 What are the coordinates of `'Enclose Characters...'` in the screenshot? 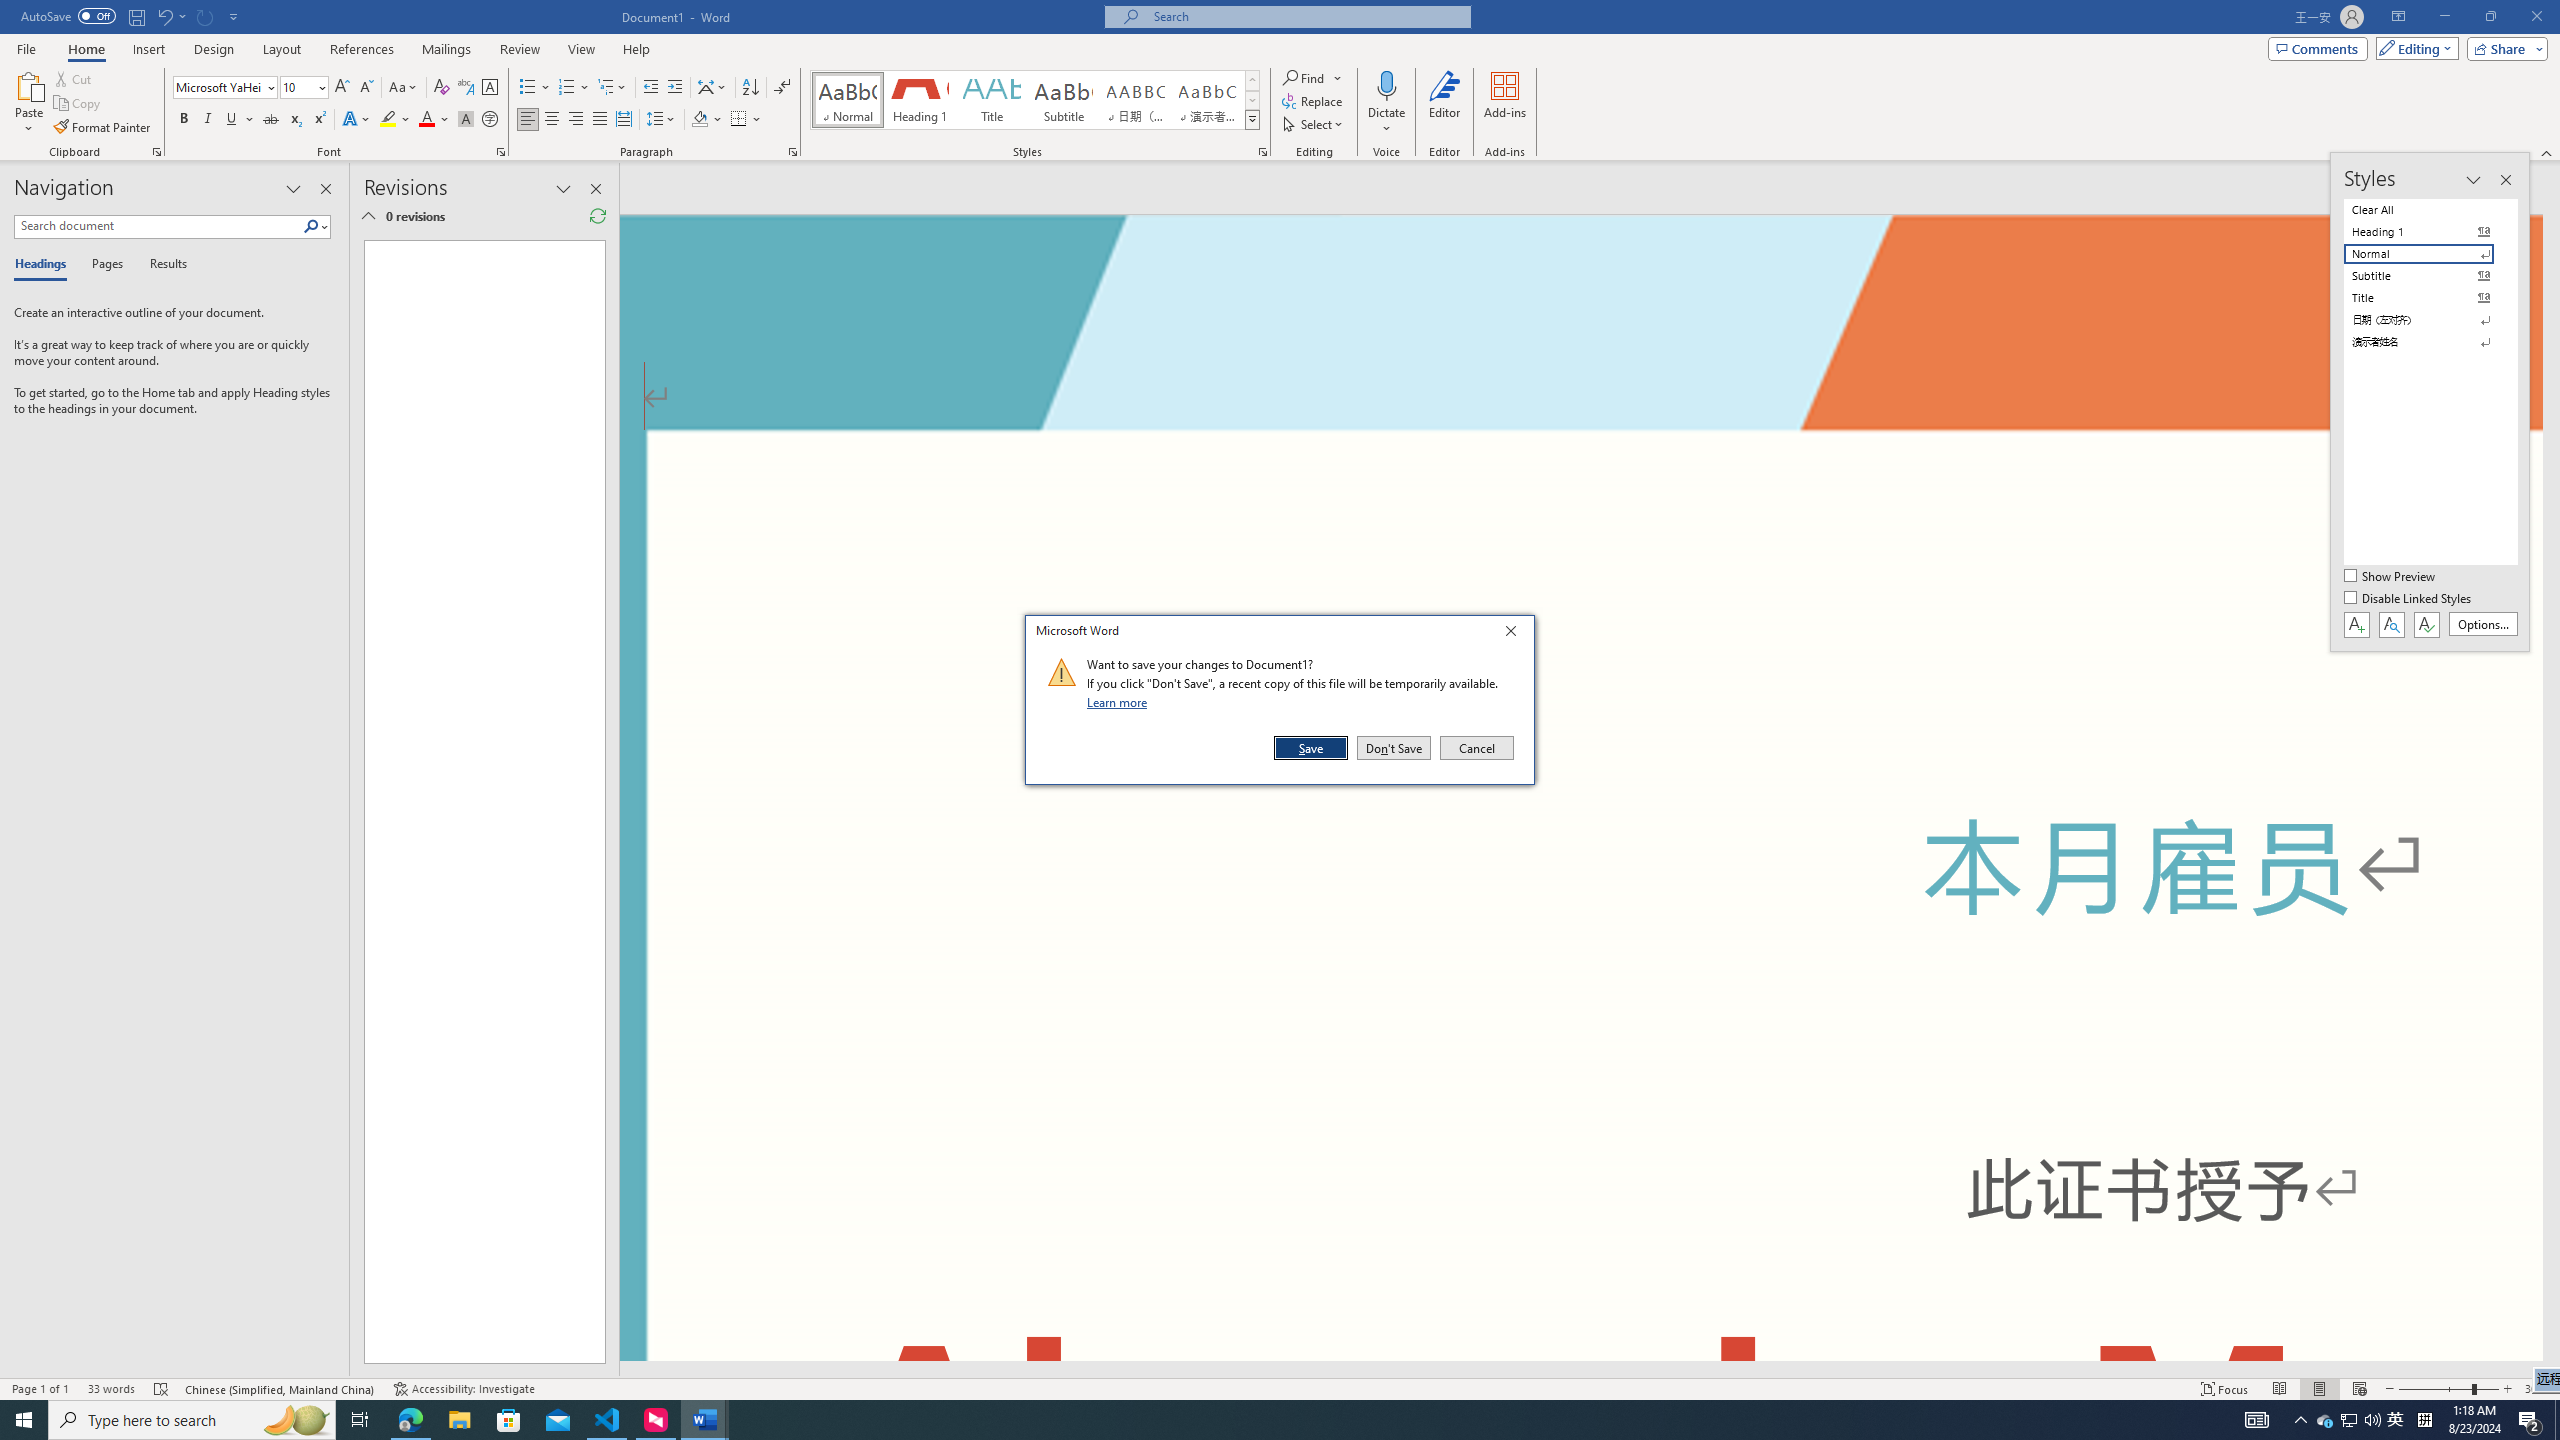 It's located at (489, 118).